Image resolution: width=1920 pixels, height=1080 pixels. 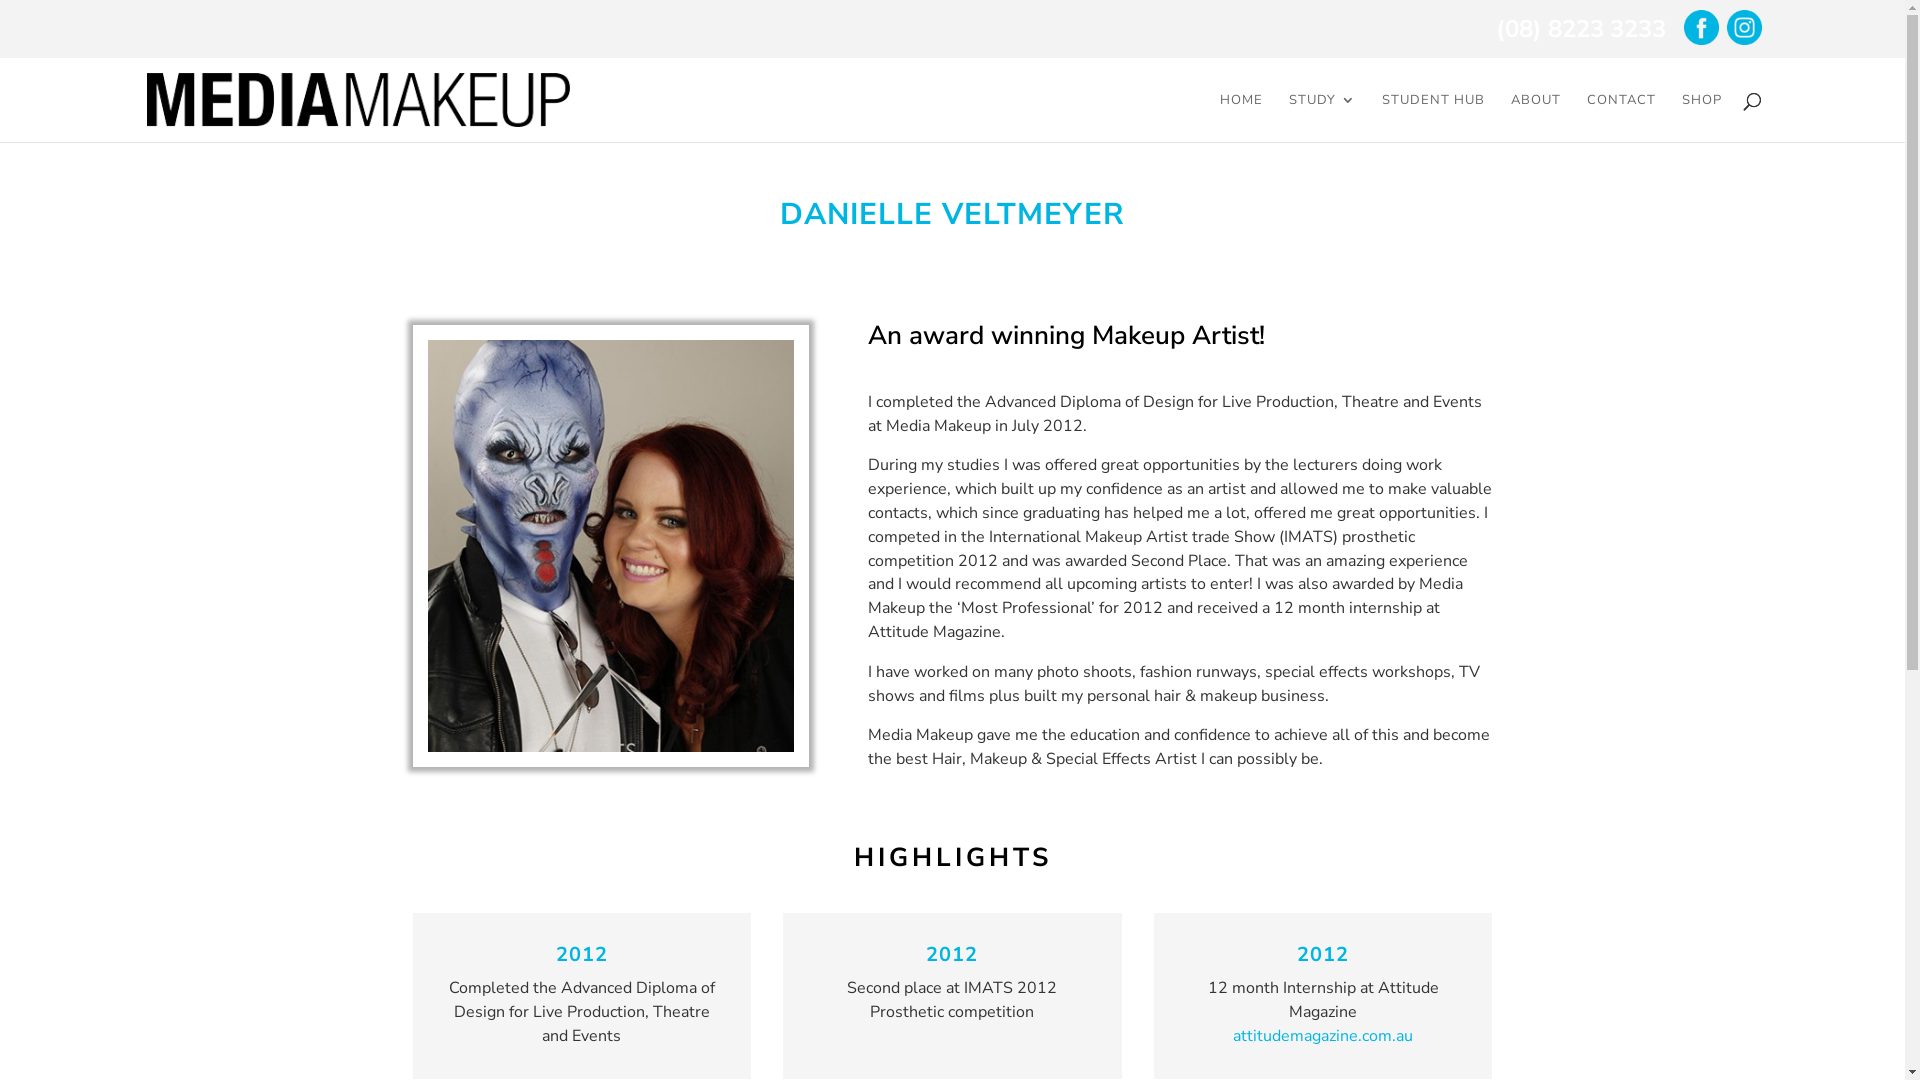 I want to click on 'STUDENT HUB', so click(x=1432, y=117).